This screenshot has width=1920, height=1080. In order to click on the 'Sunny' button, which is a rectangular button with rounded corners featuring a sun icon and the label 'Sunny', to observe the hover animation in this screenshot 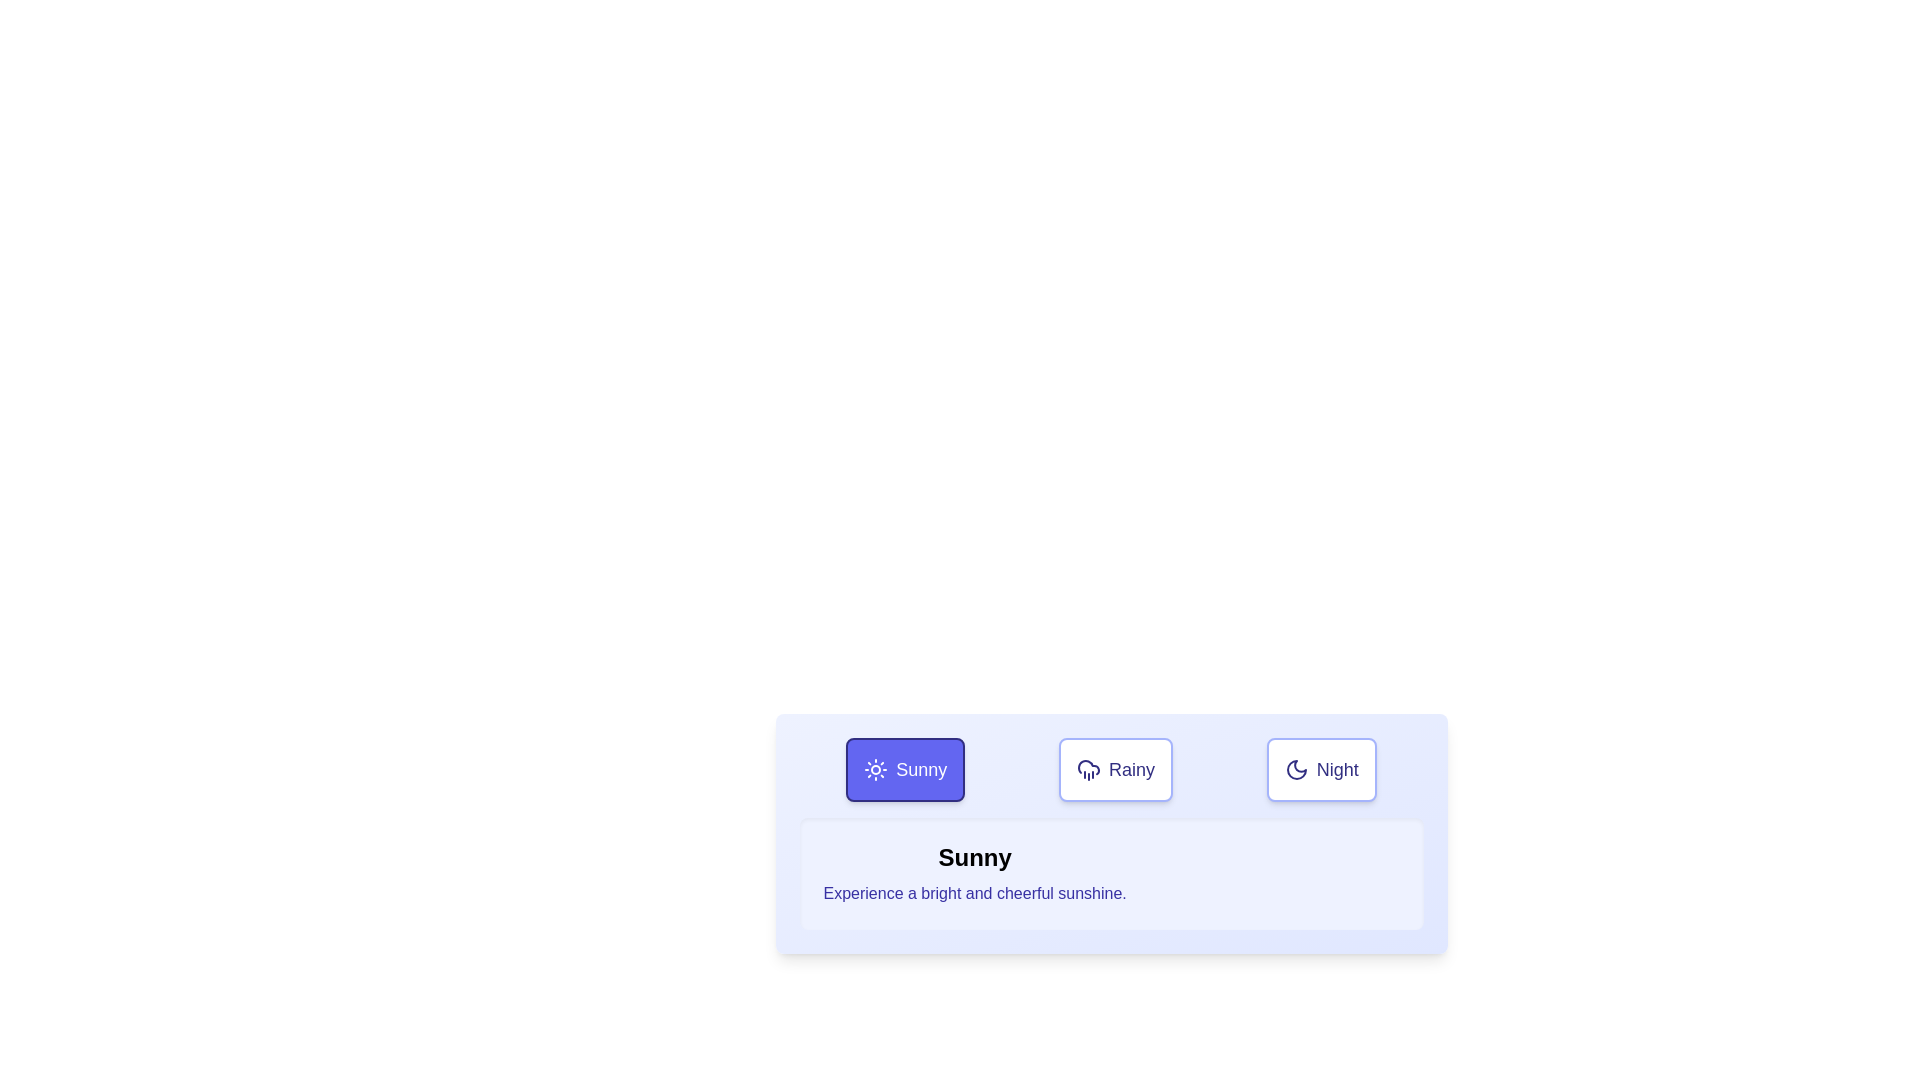, I will do `click(904, 769)`.